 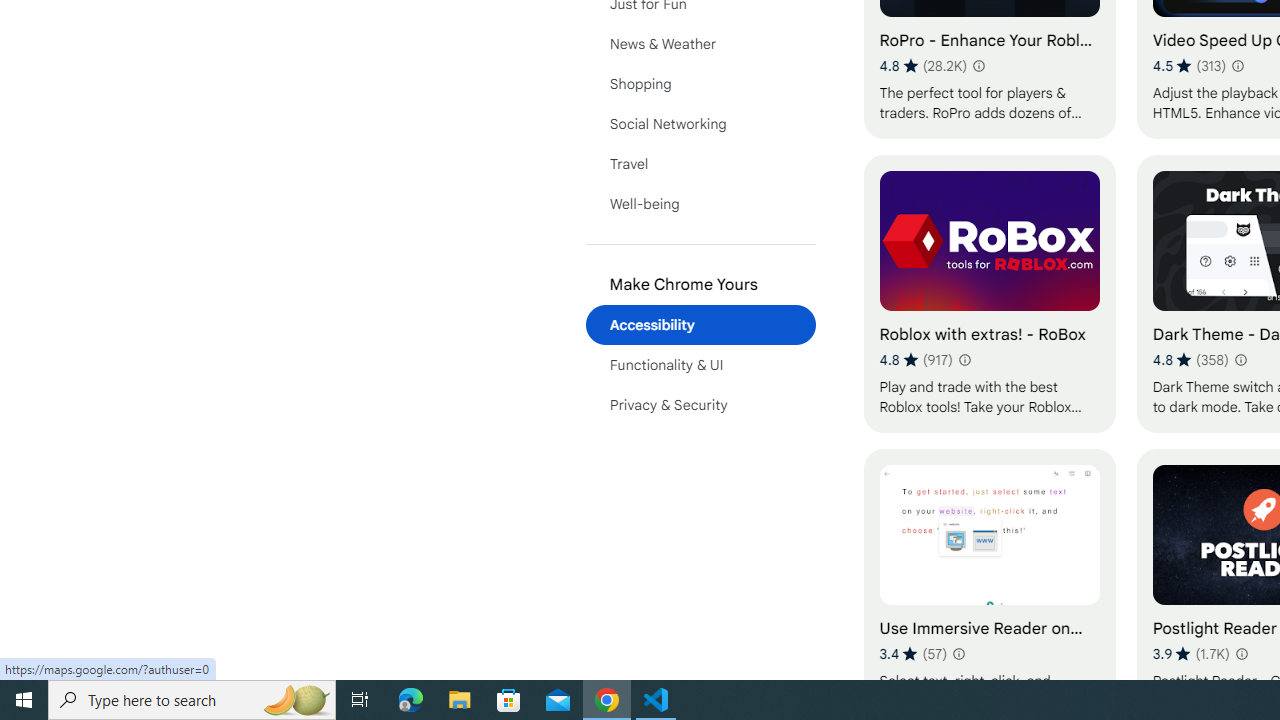 I want to click on 'Average rating 4.8 out of 5 stars. 358 ratings.', so click(x=1190, y=360).